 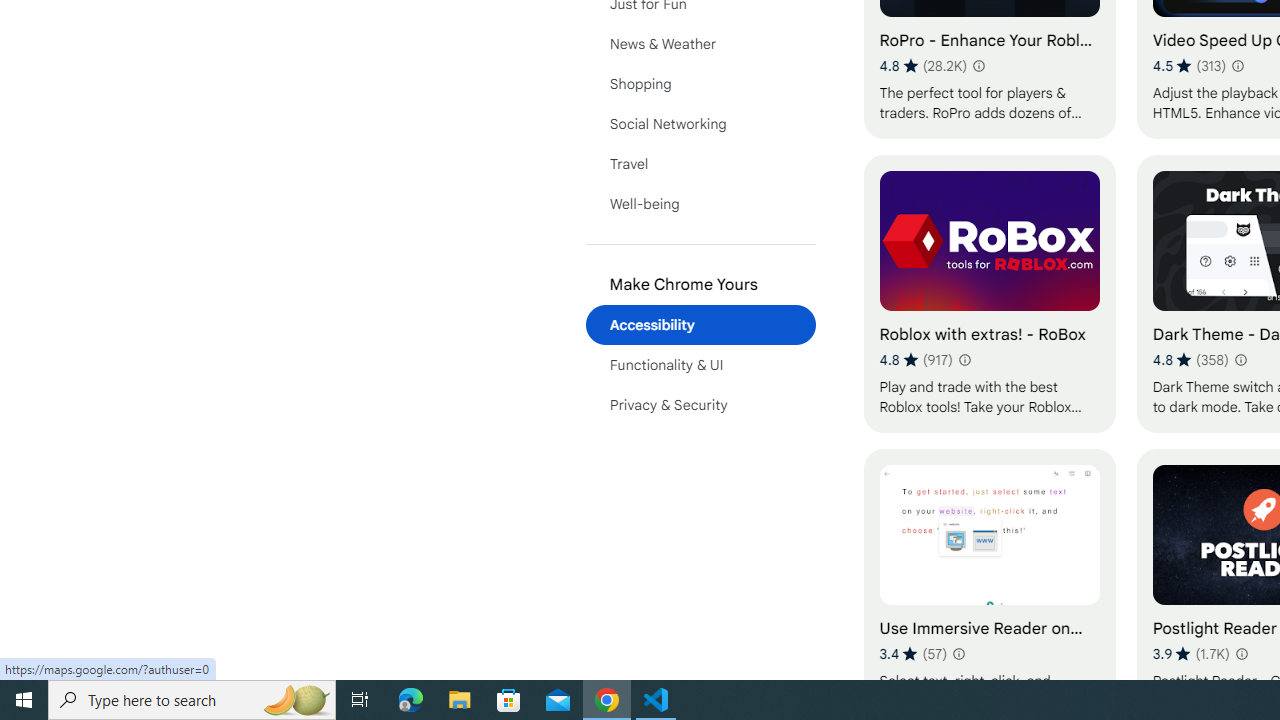 I want to click on 'Average rating 4.8 out of 5 stars. 358 ratings.', so click(x=1190, y=360).